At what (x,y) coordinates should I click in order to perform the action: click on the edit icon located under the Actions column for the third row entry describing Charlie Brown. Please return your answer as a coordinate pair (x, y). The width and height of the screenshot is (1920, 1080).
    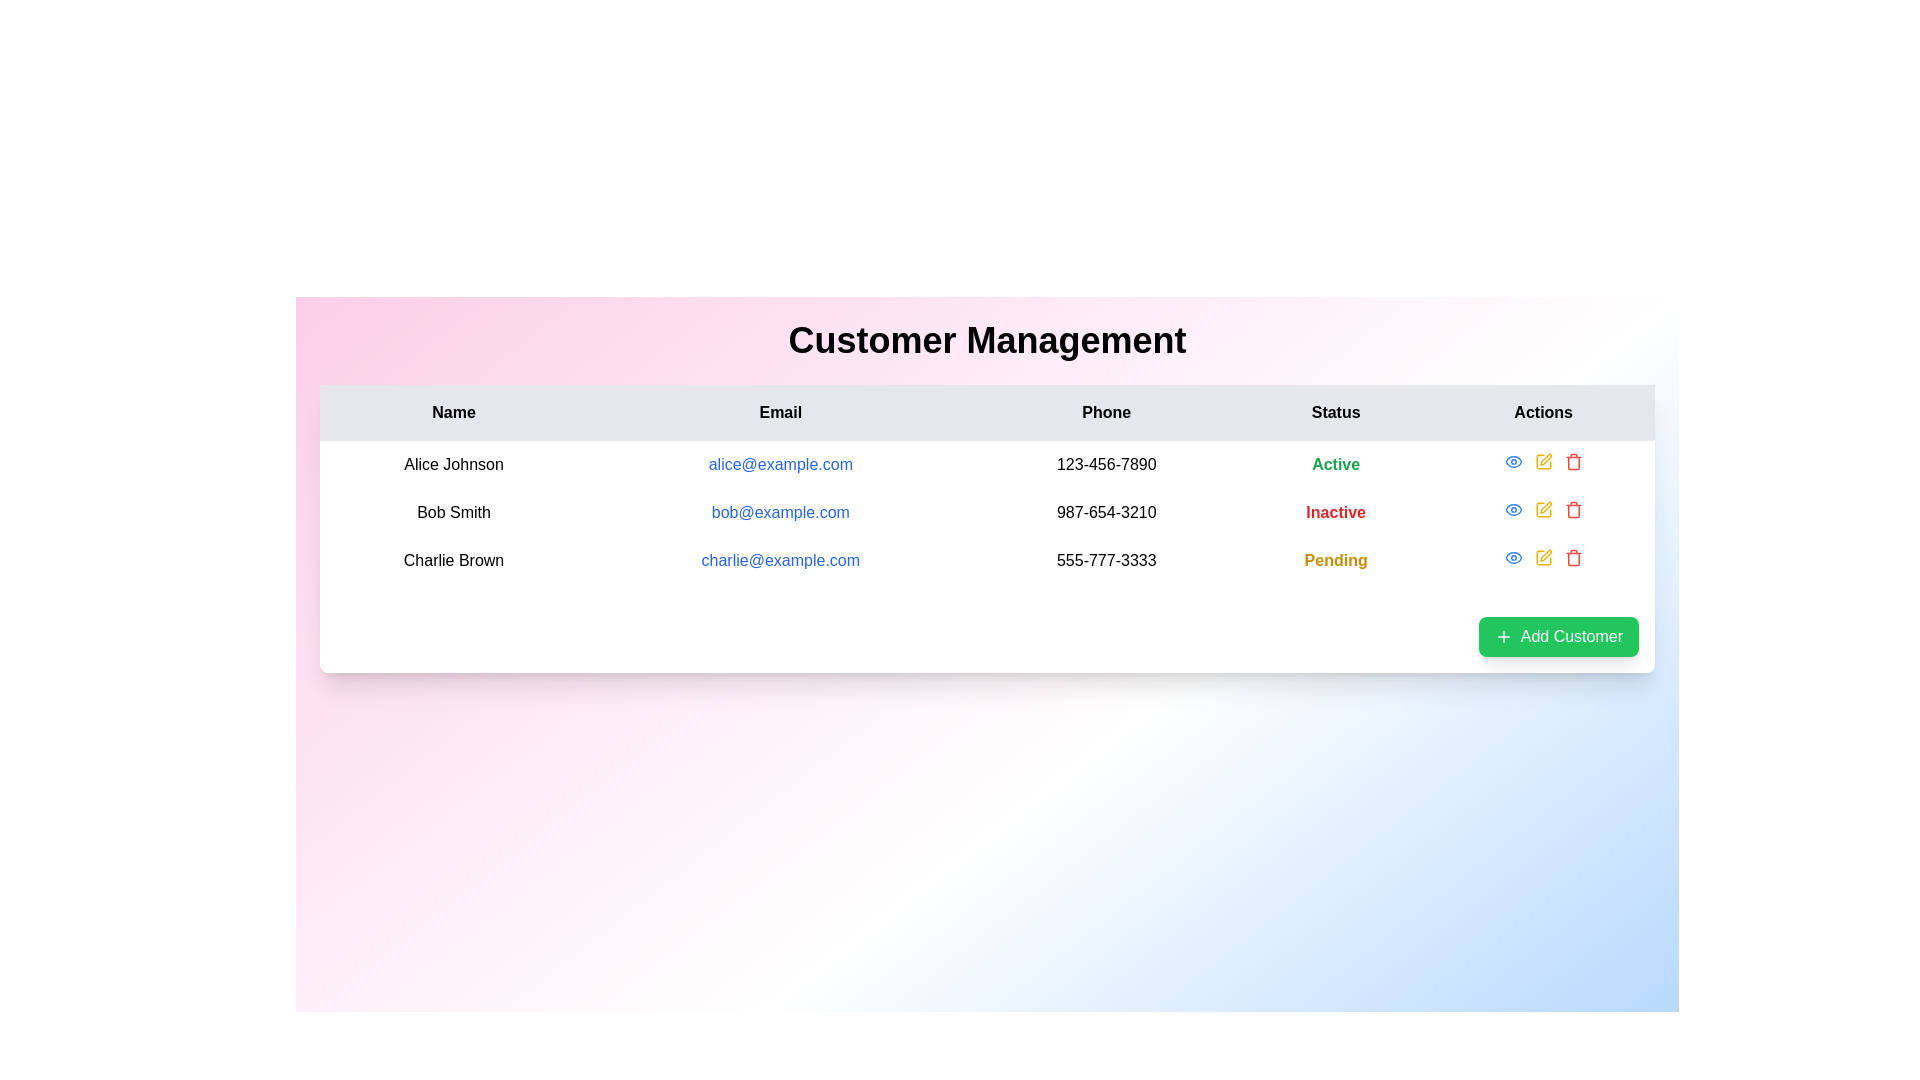
    Looking at the image, I should click on (1542, 558).